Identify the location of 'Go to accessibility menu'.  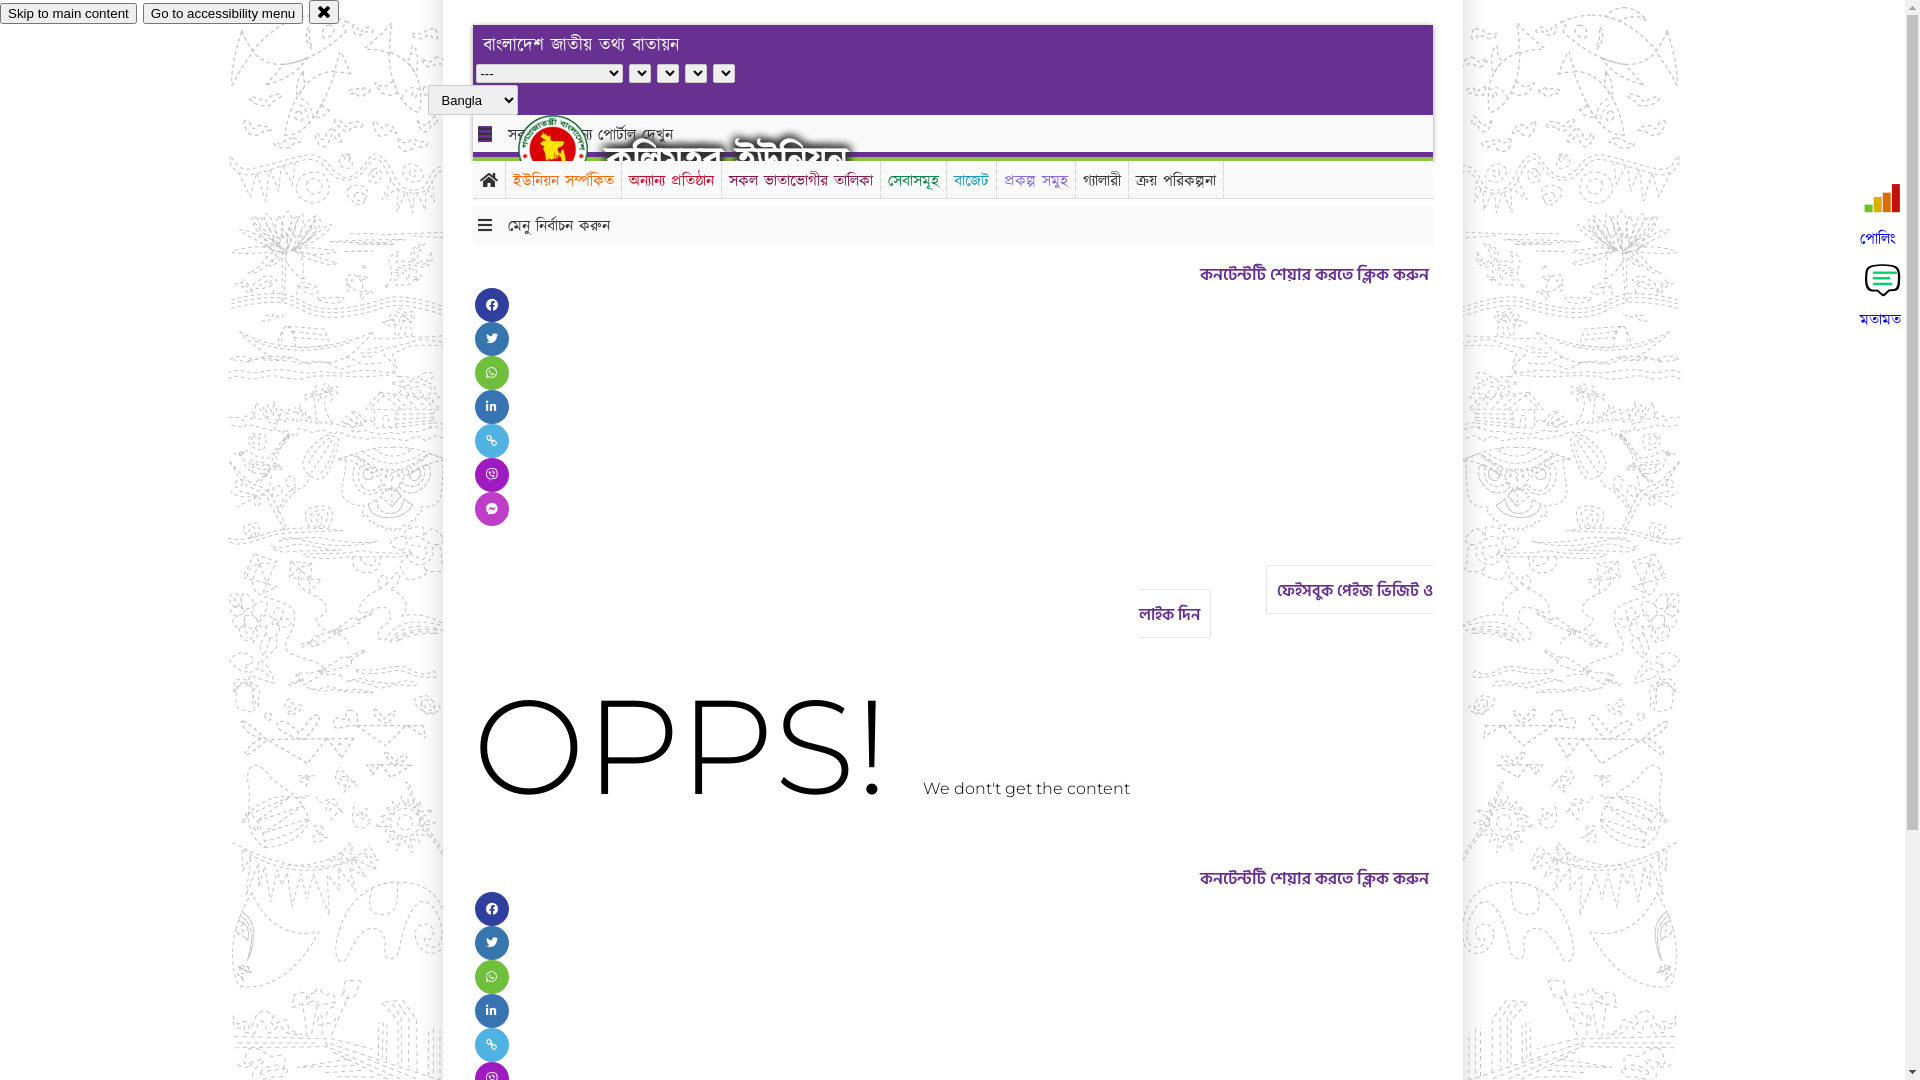
(222, 13).